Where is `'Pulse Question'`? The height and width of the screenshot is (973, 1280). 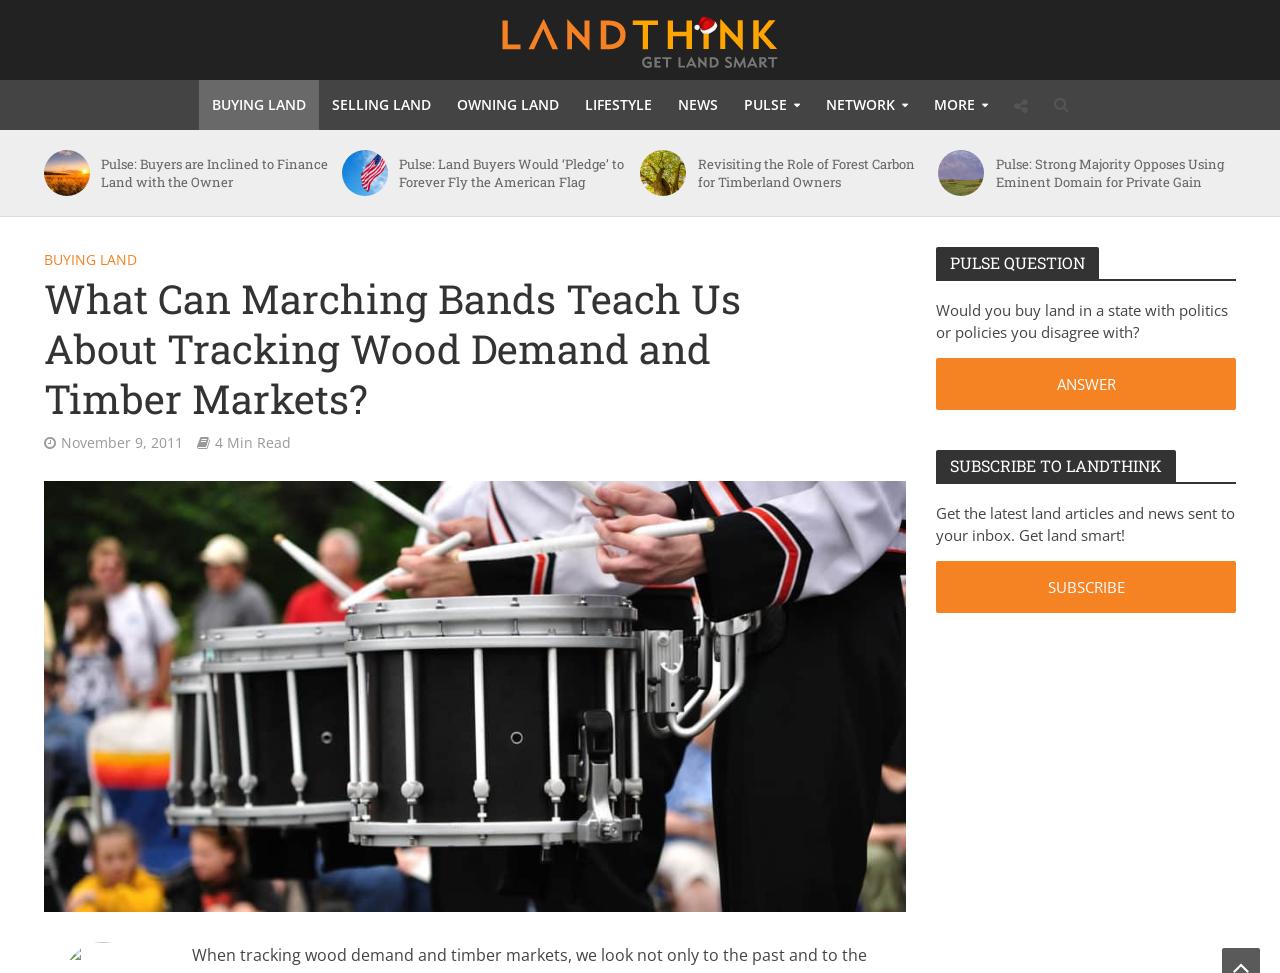
'Pulse Question' is located at coordinates (949, 261).